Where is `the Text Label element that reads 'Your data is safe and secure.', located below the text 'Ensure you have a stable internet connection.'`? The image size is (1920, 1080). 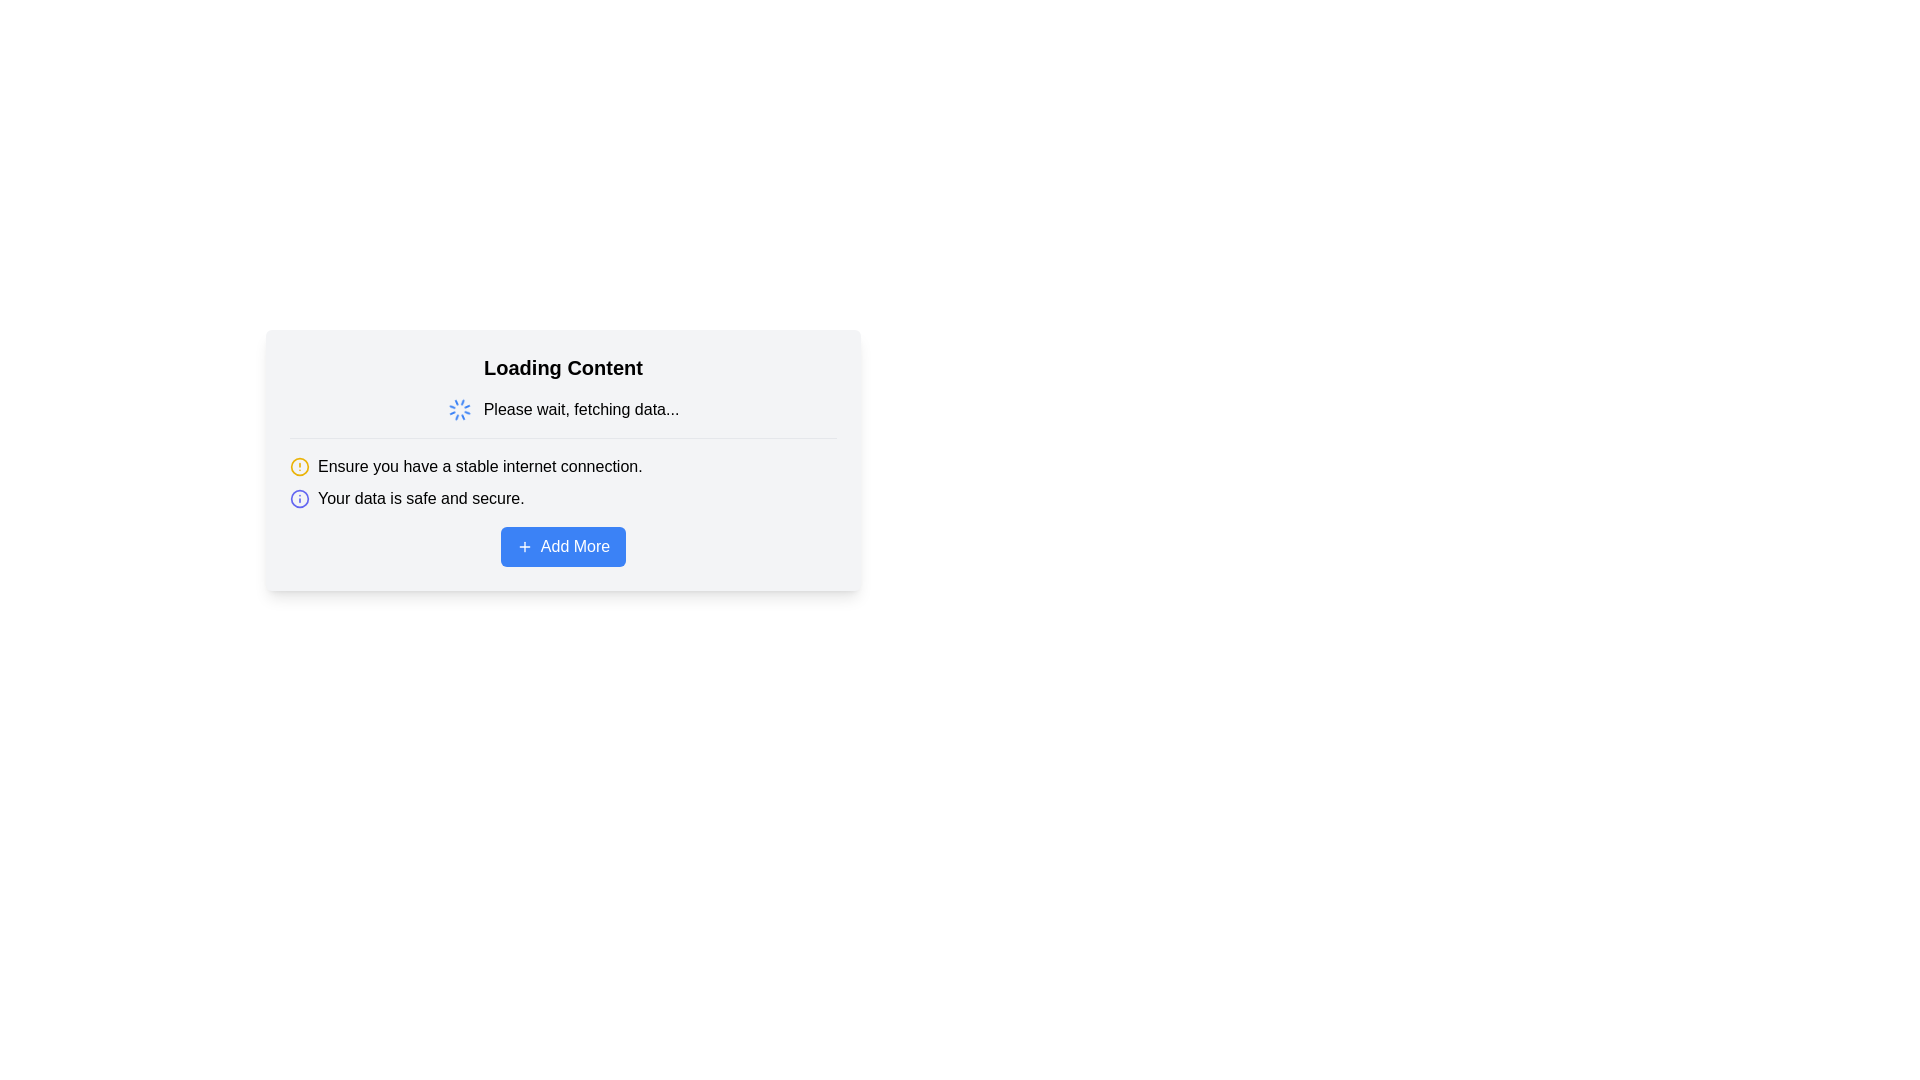
the Text Label element that reads 'Your data is safe and secure.', located below the text 'Ensure you have a stable internet connection.' is located at coordinates (420, 497).